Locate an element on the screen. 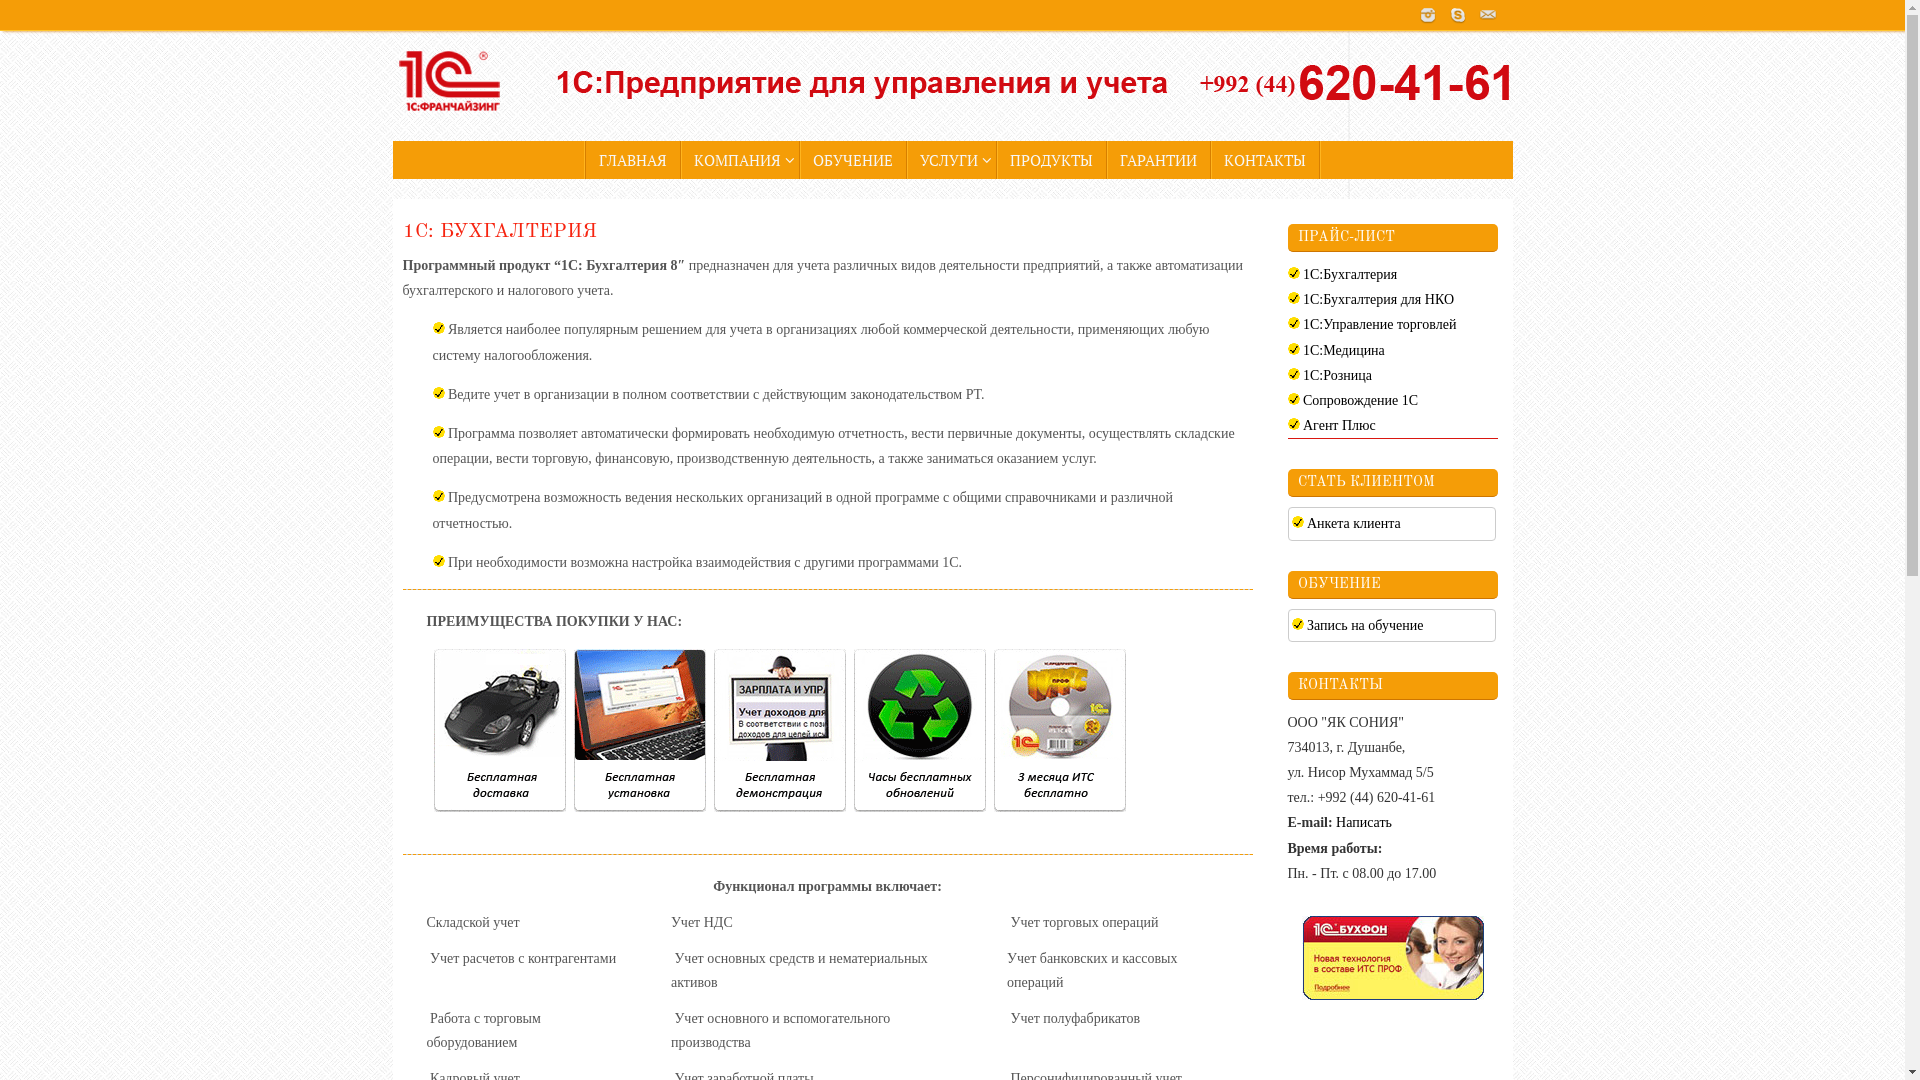  'Instagram' is located at coordinates (1425, 15).